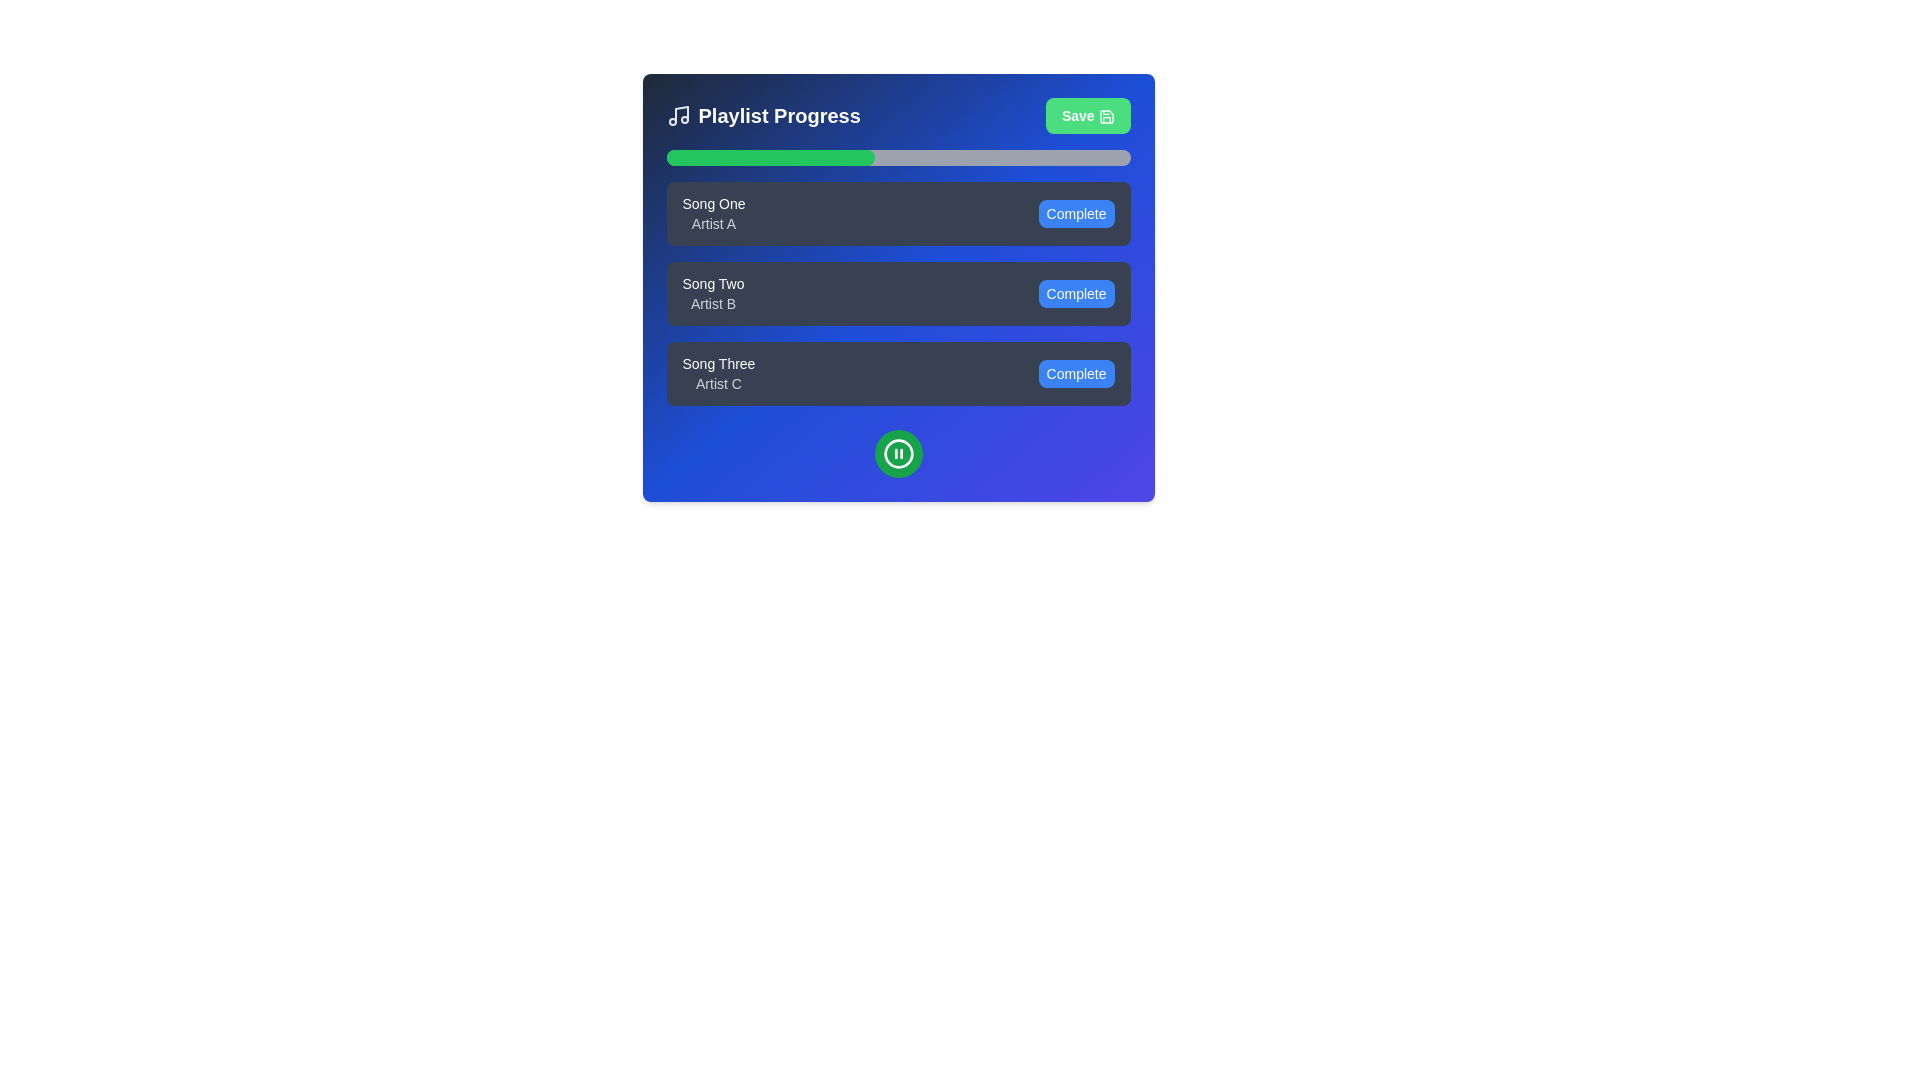 Image resolution: width=1920 pixels, height=1080 pixels. I want to click on the static text label displaying the artist name associated with the song 'Song One', positioned below the song title and above a horizontal dividing line, so click(714, 223).